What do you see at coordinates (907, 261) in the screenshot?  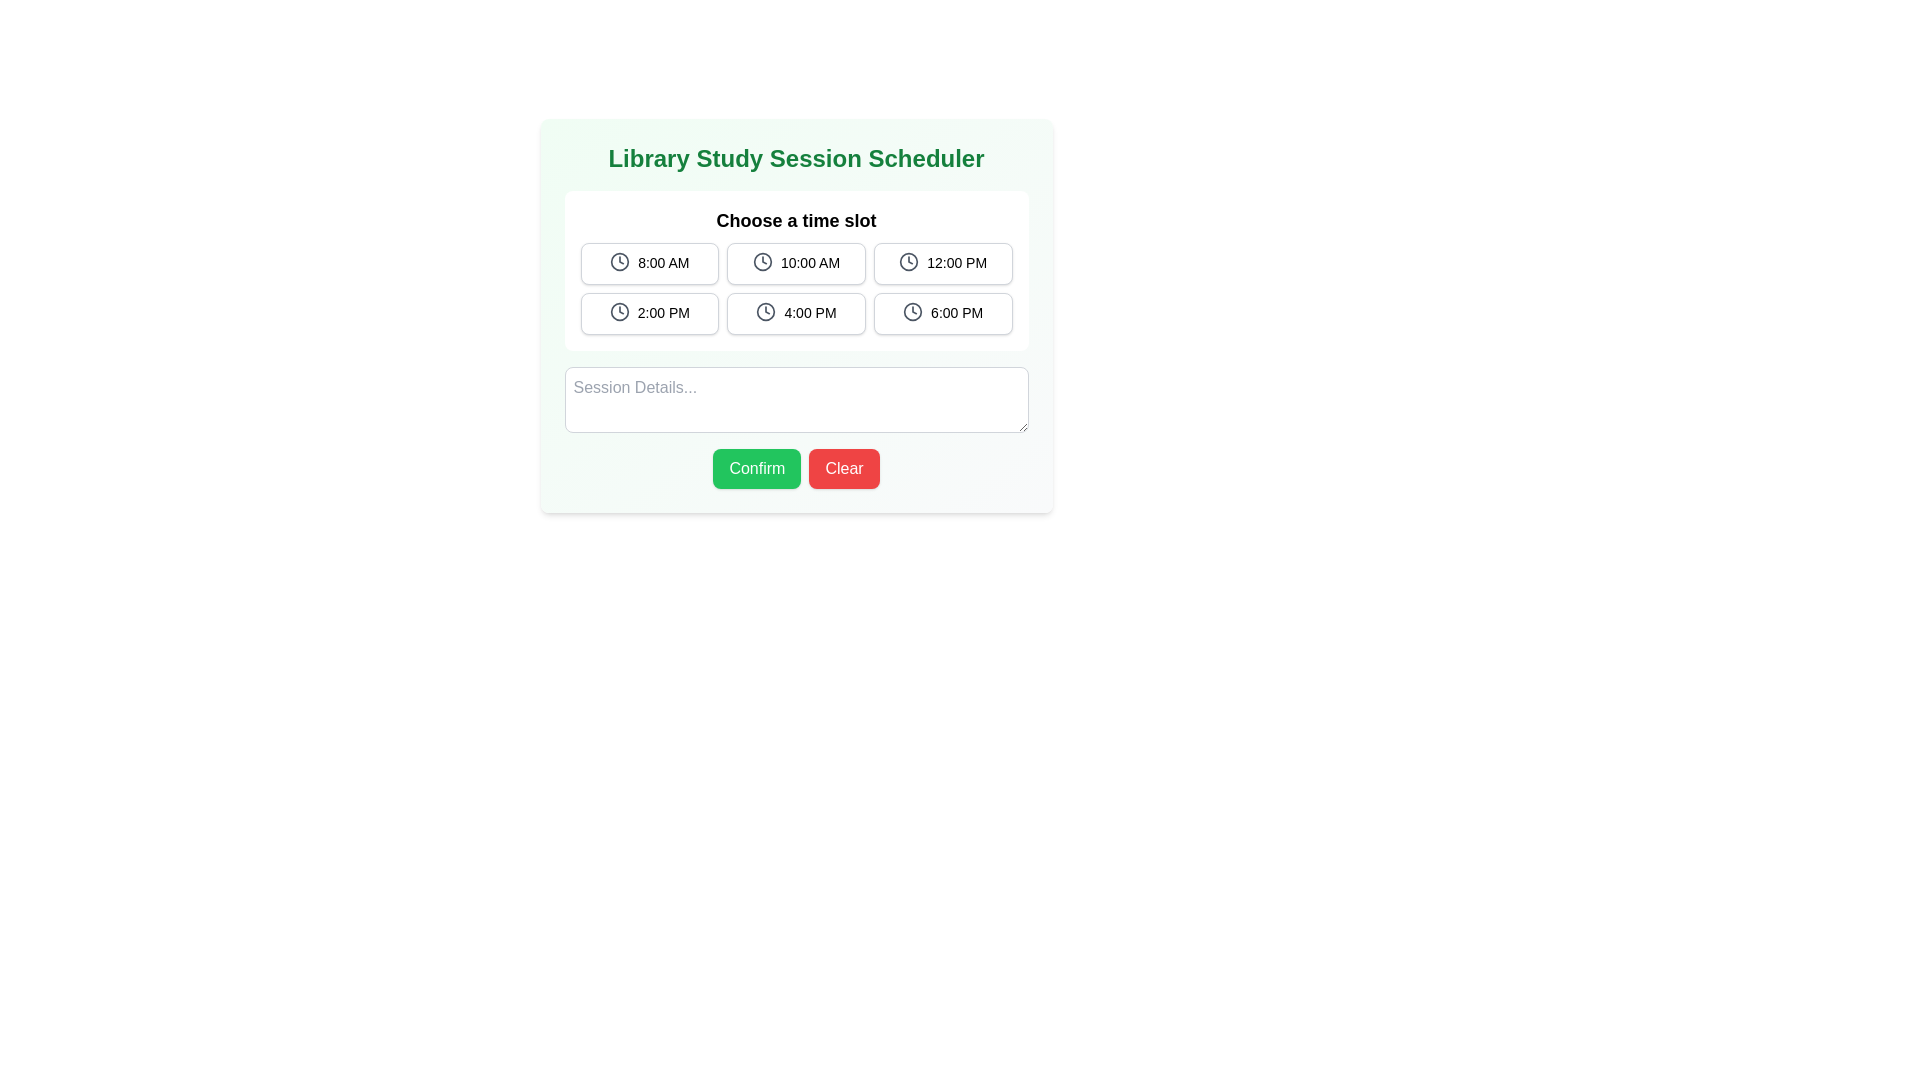 I see `the circular stroke icon element that encases the clock's face` at bounding box center [907, 261].